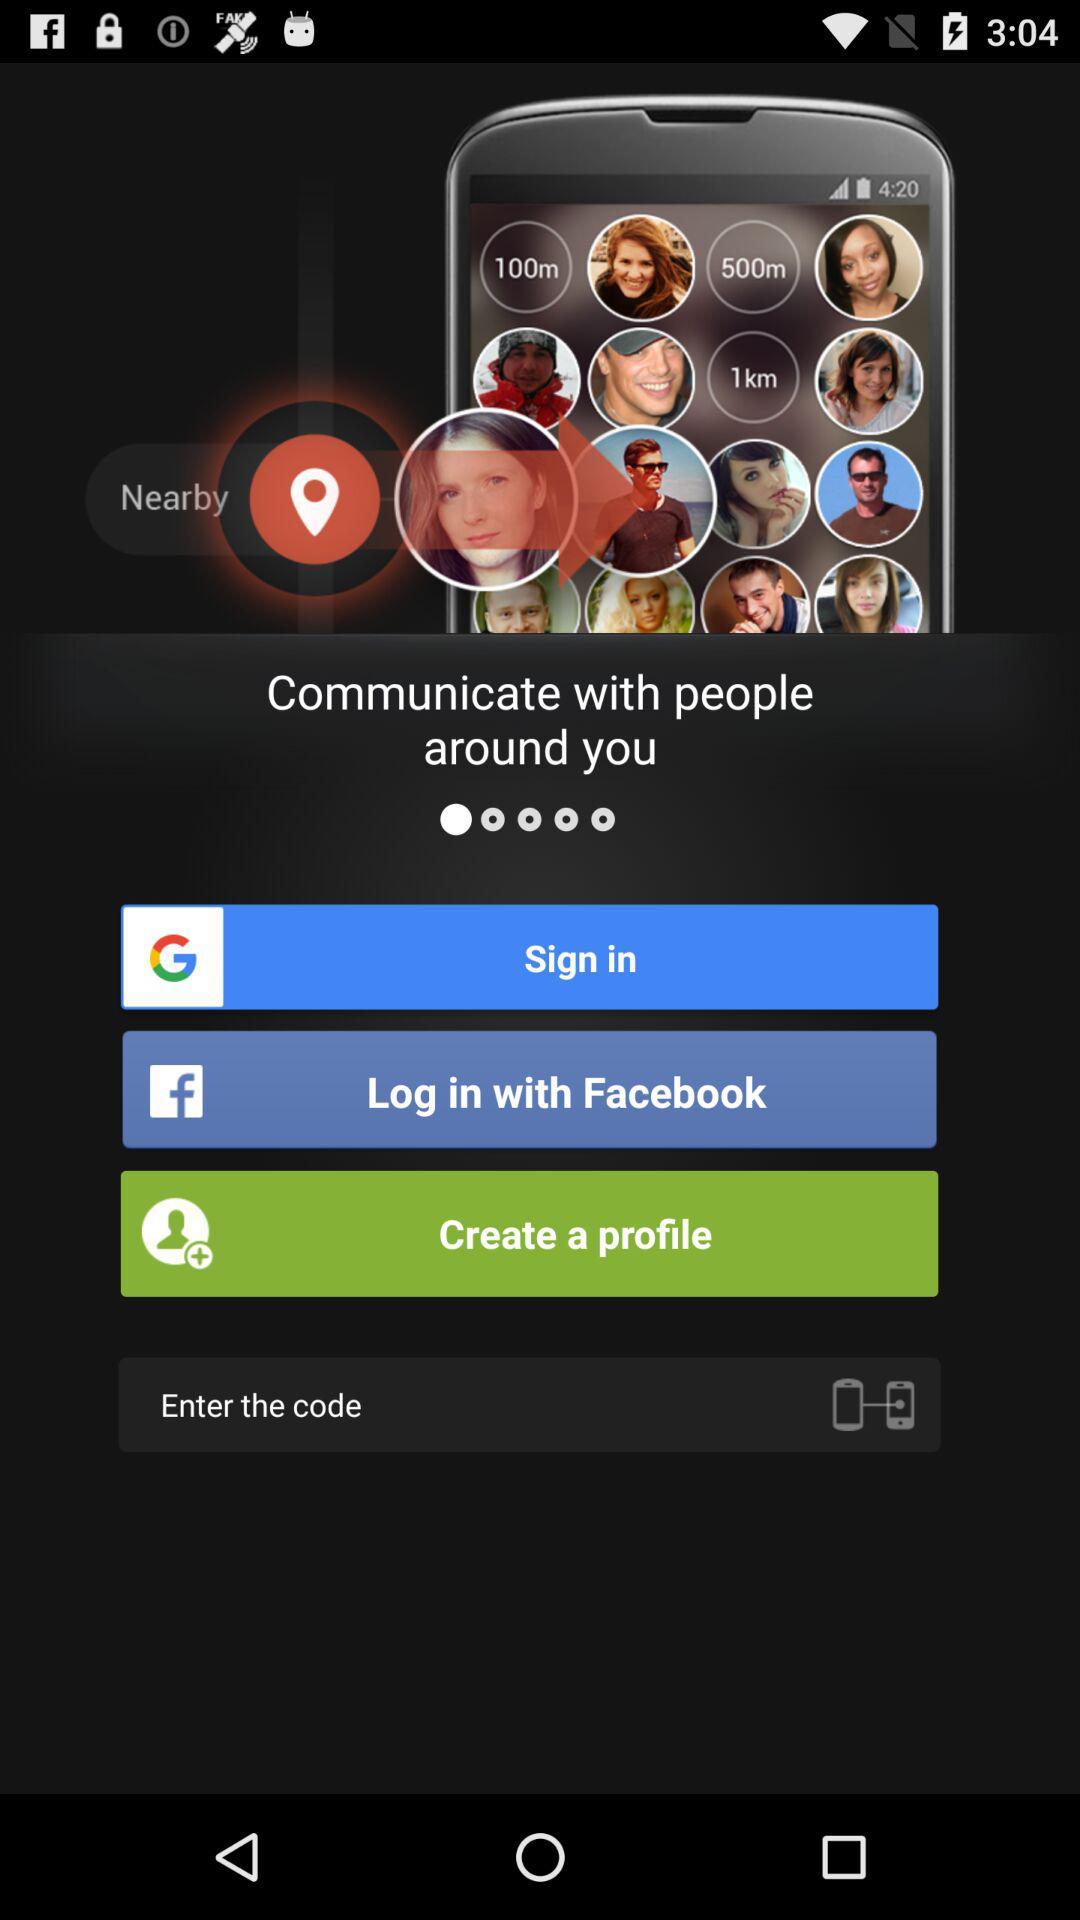  I want to click on the icon below log in with item, so click(528, 1232).